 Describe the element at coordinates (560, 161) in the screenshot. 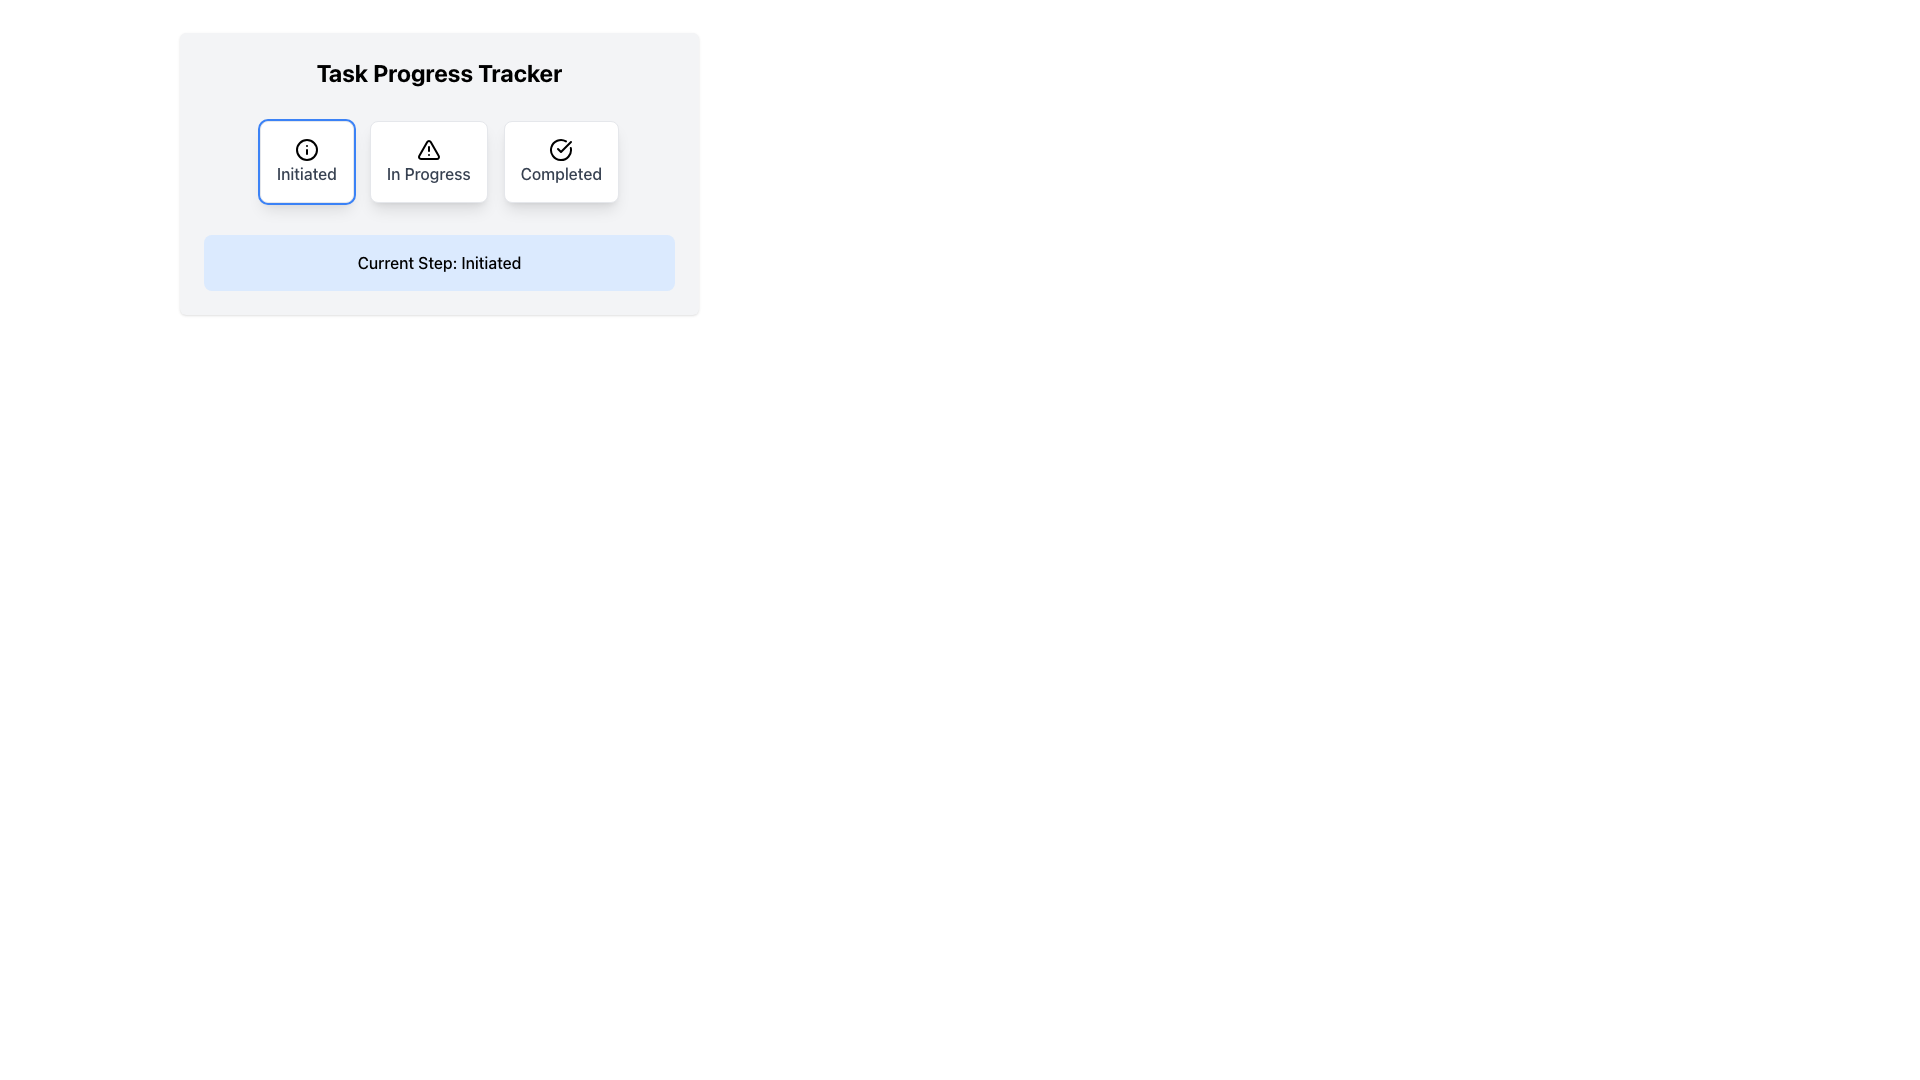

I see `the Status Indicator Card, which is the third card in a horizontal row indicating a completed task or status` at that location.